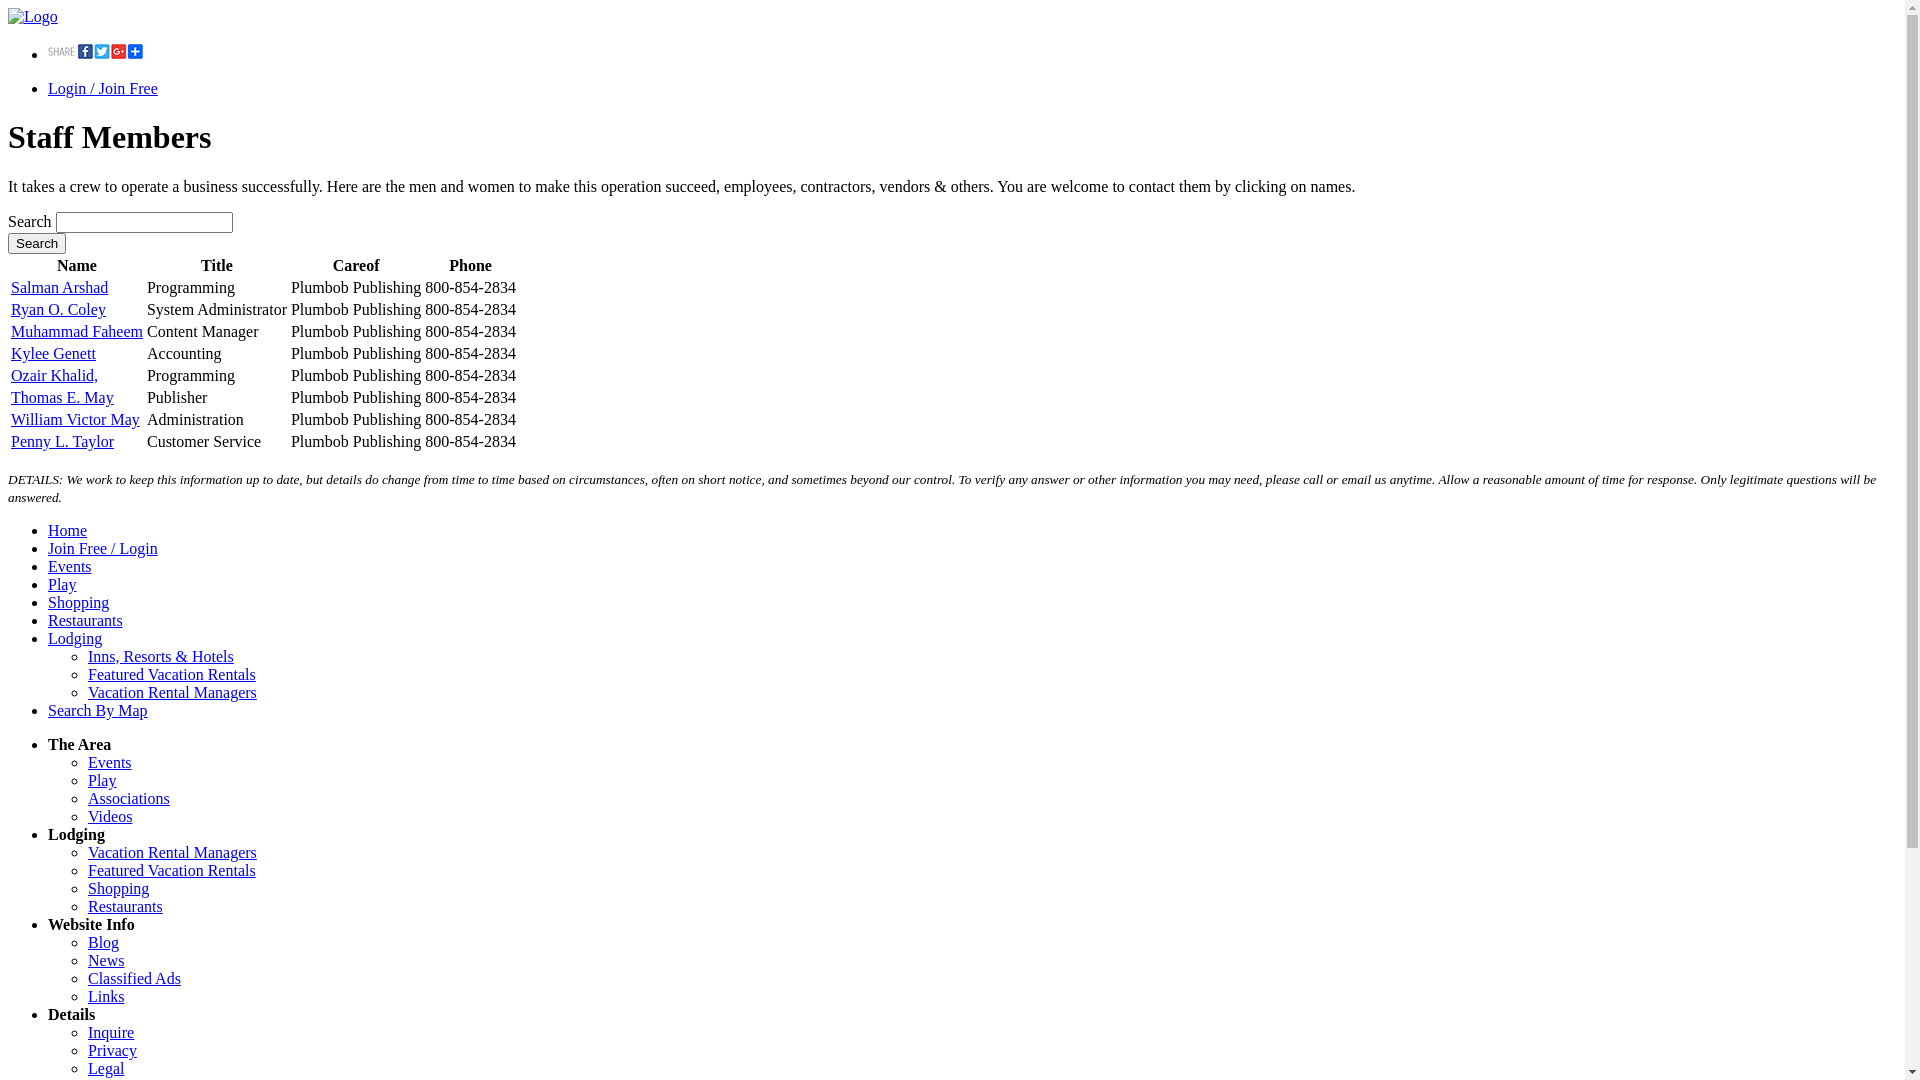  Describe the element at coordinates (75, 638) in the screenshot. I see `'Lodging'` at that location.